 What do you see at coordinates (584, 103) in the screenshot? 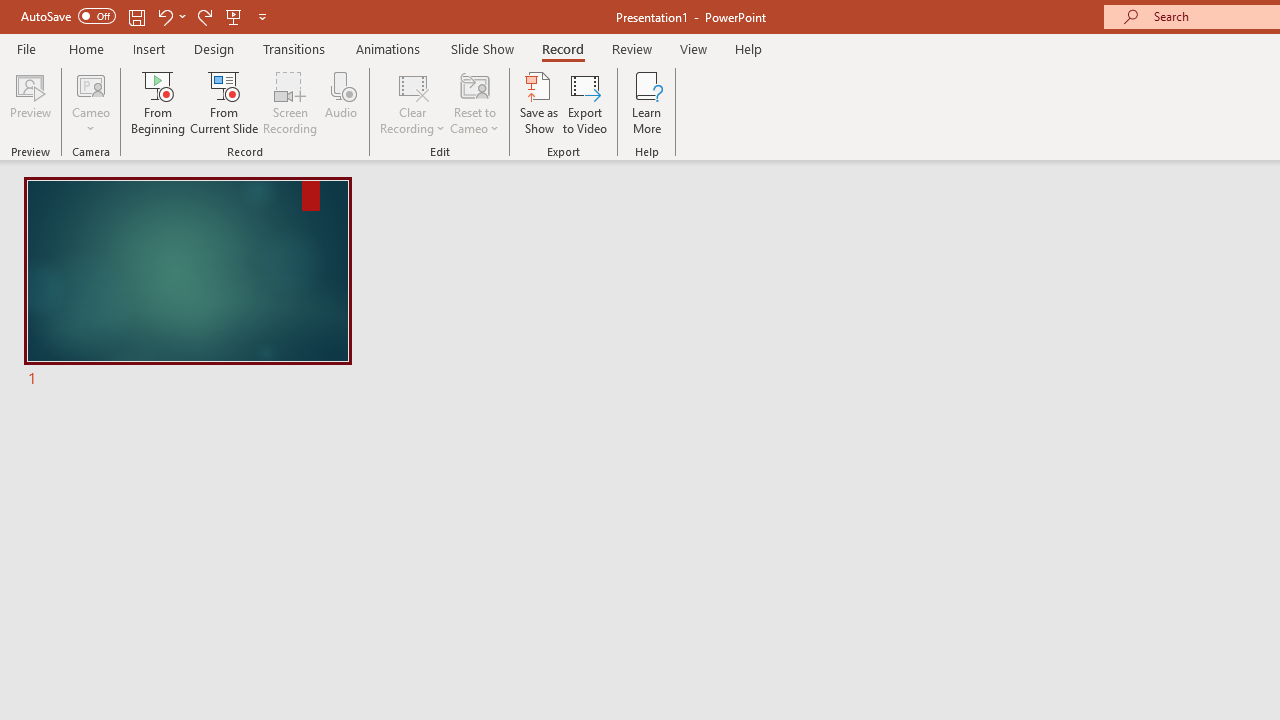
I see `'Export to Video'` at bounding box center [584, 103].